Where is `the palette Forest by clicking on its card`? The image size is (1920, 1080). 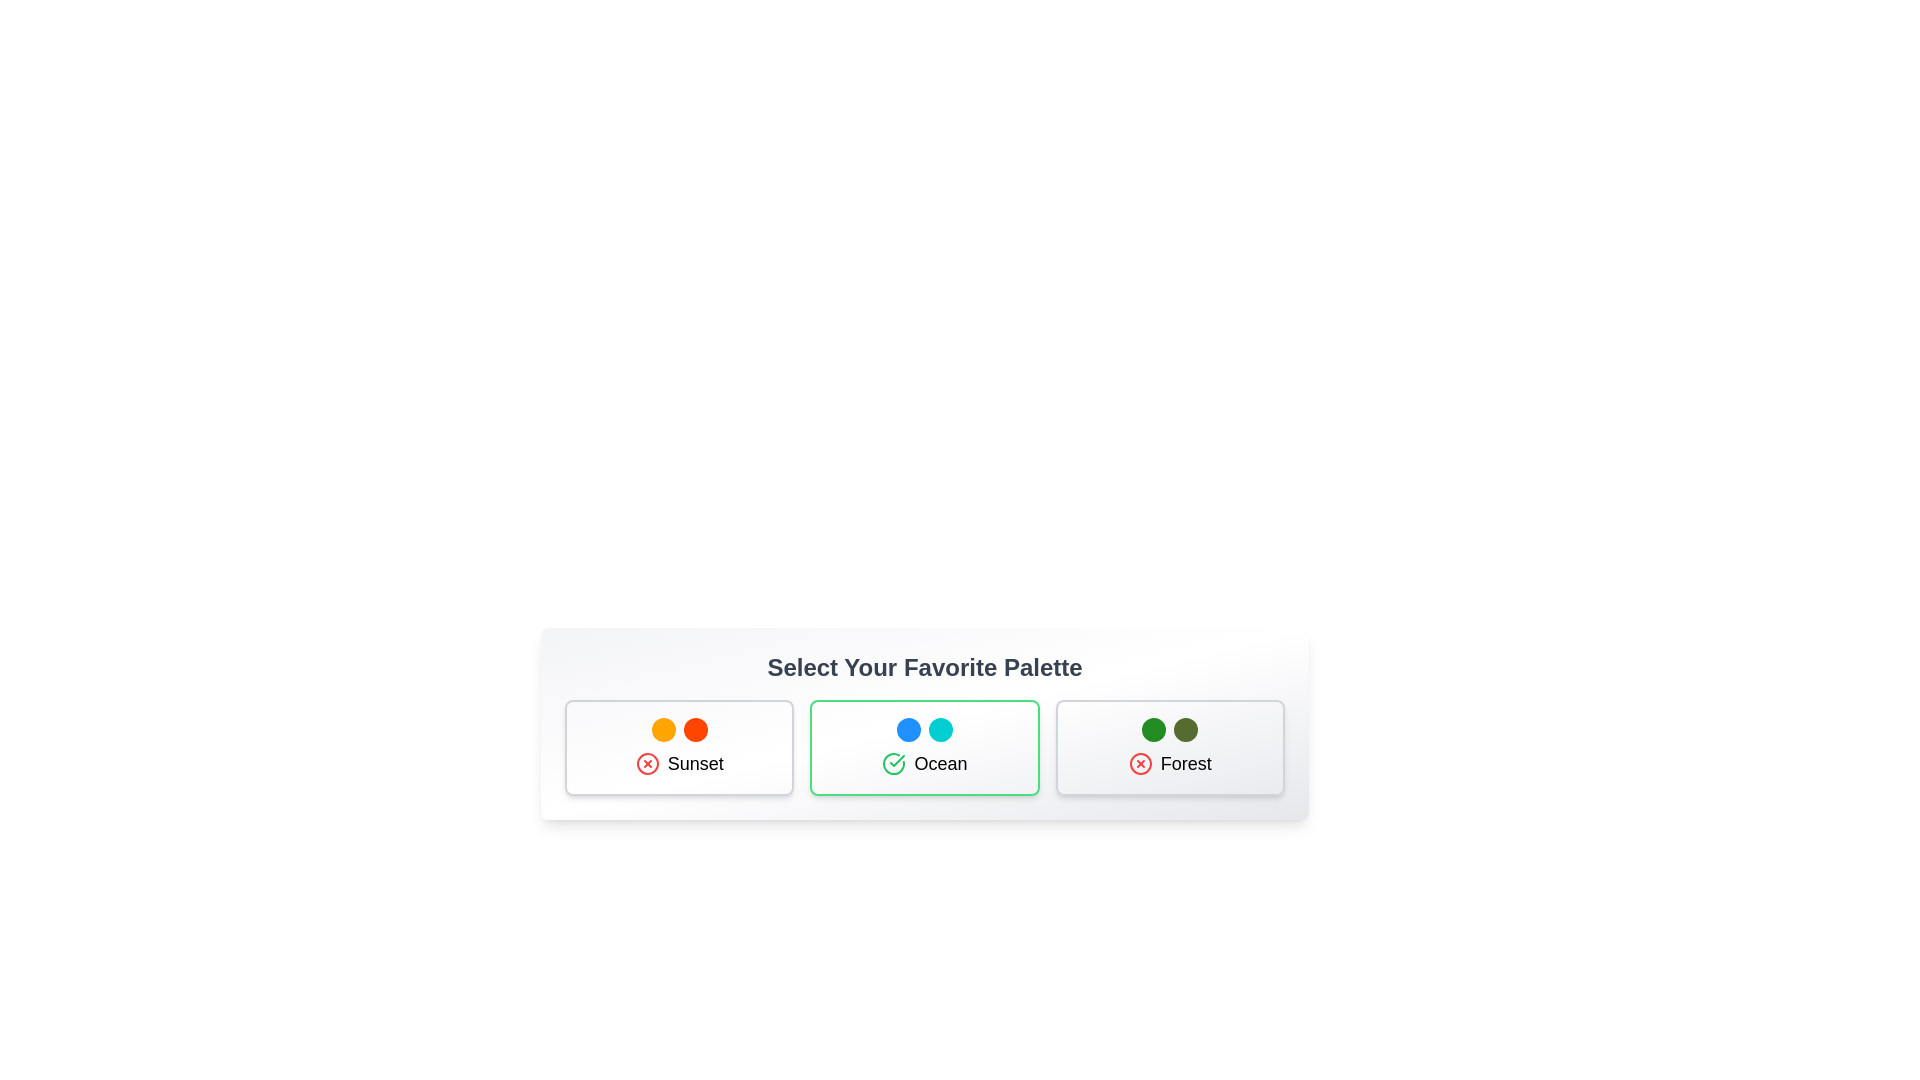
the palette Forest by clicking on its card is located at coordinates (1170, 748).